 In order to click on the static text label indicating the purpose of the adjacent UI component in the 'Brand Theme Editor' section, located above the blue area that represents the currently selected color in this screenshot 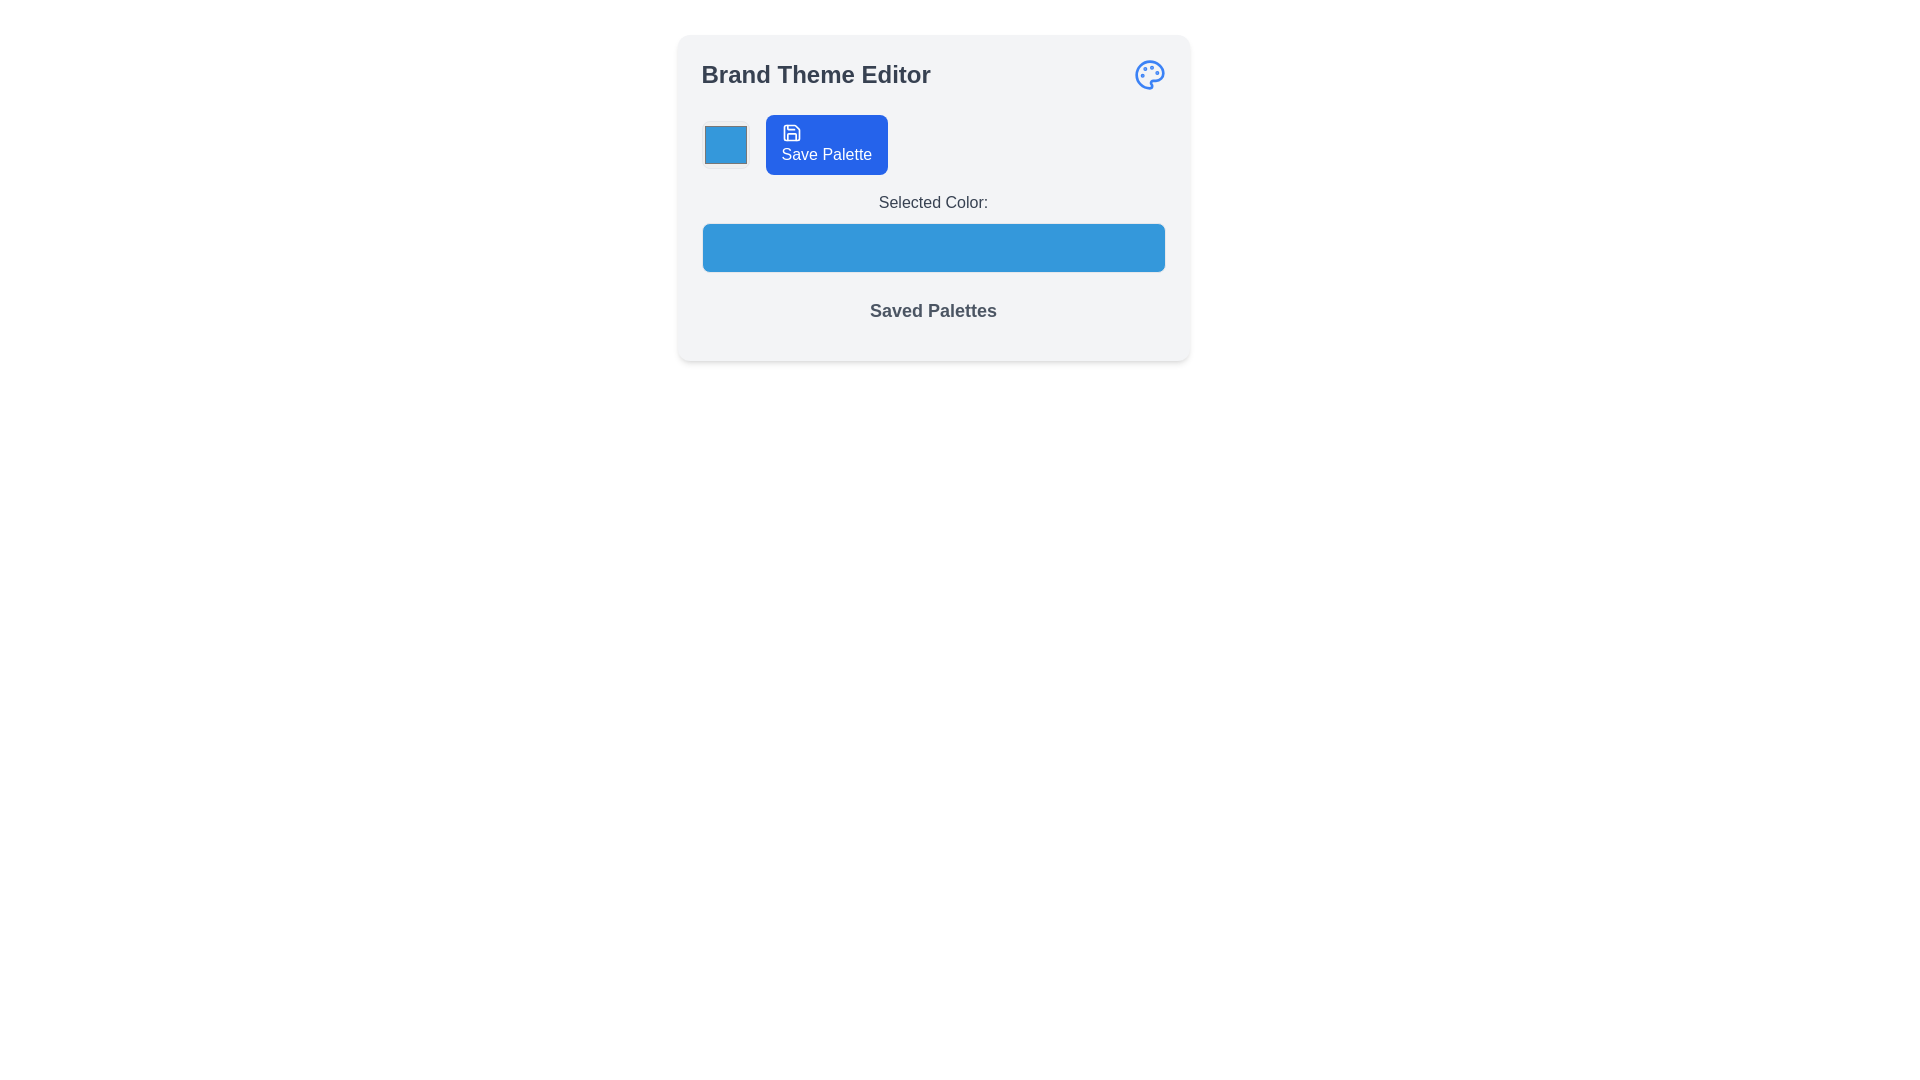, I will do `click(932, 203)`.